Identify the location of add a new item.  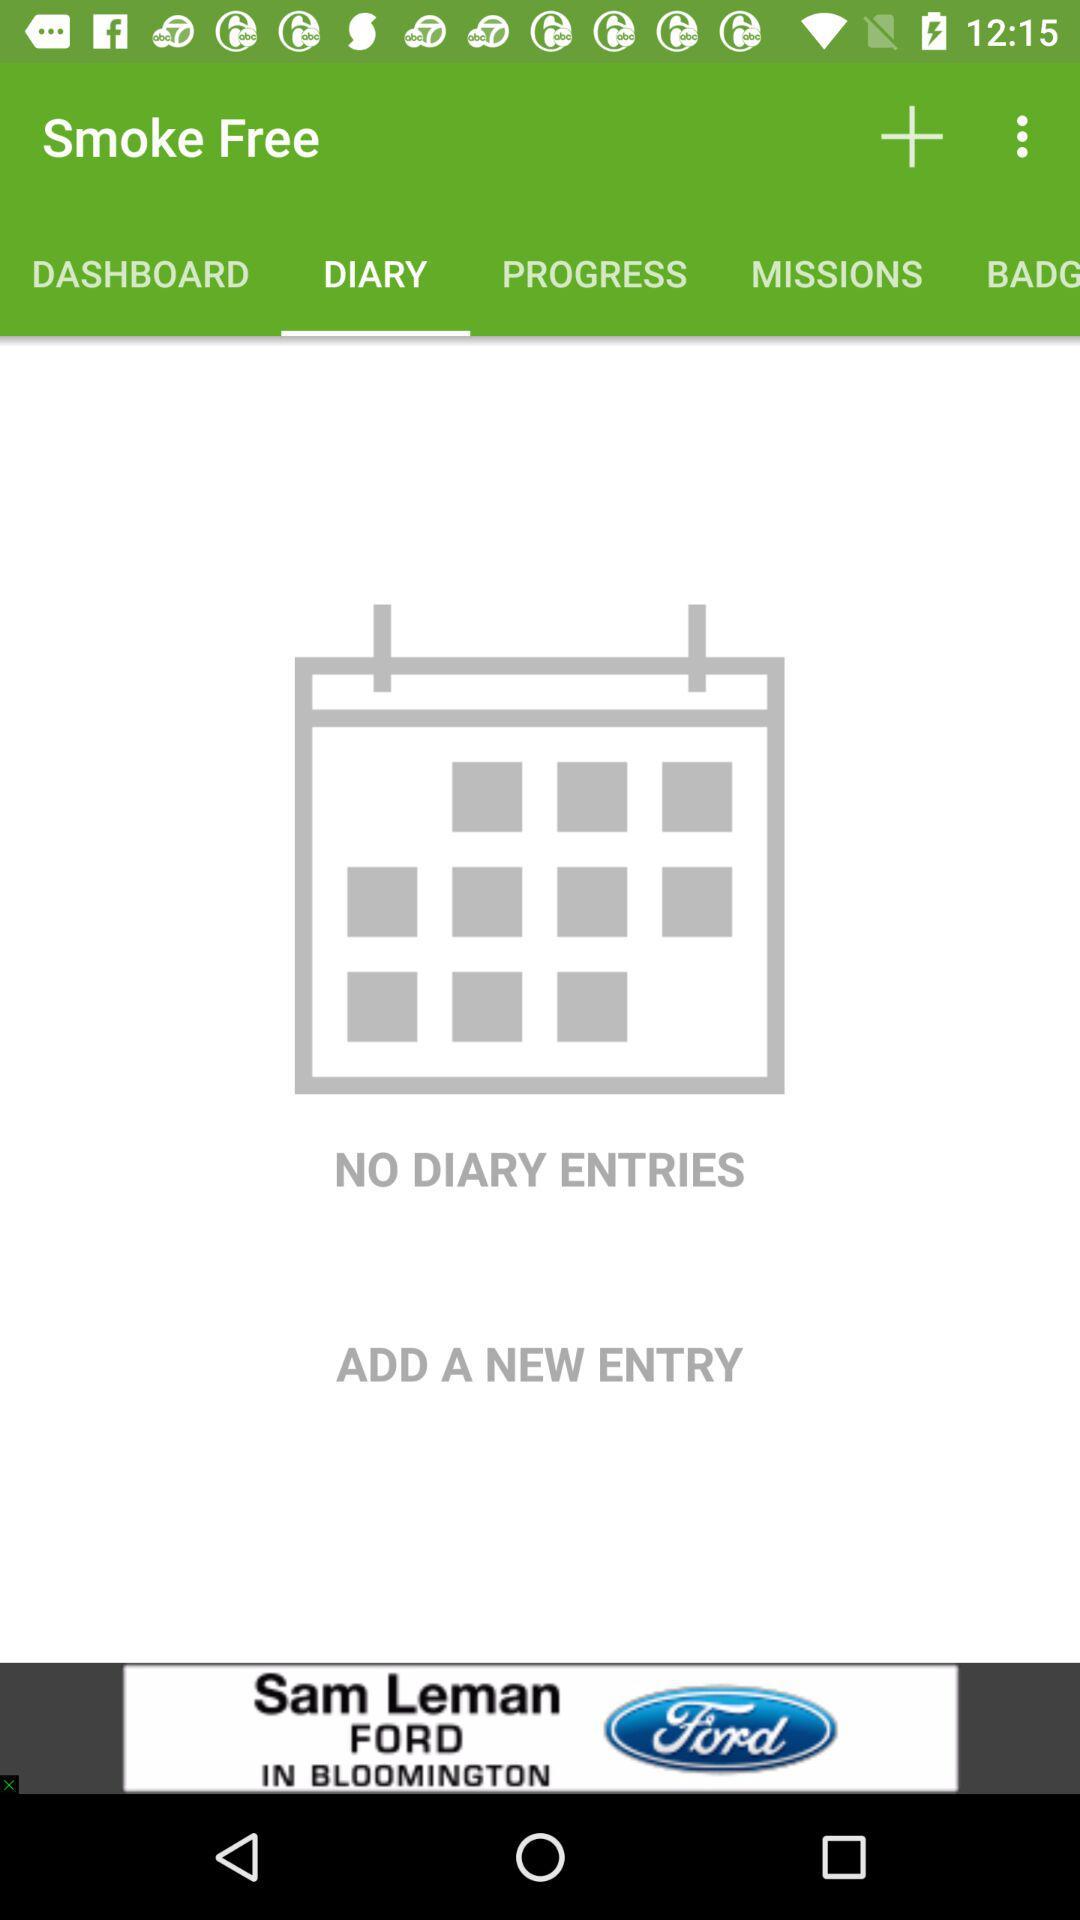
(538, 1297).